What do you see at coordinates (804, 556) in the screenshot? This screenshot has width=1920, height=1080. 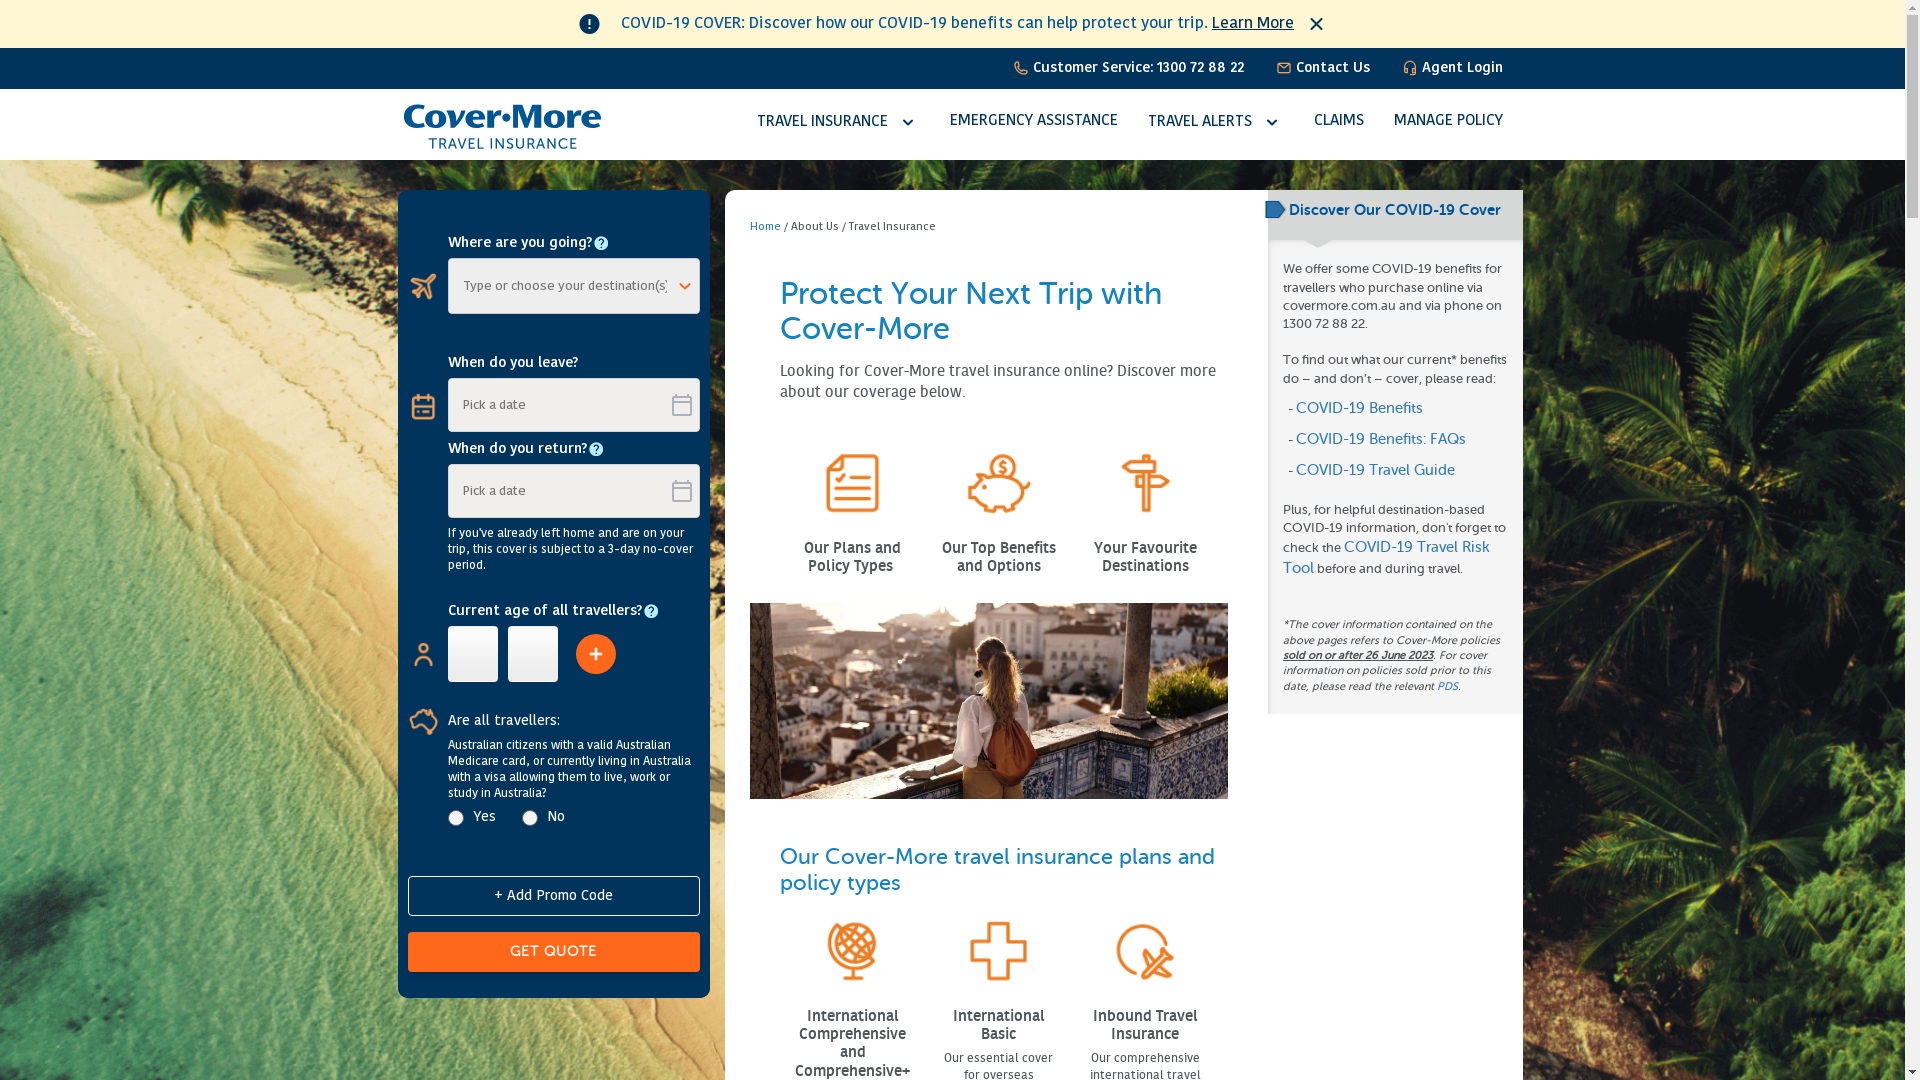 I see `'Our Plans and Policy Types'` at bounding box center [804, 556].